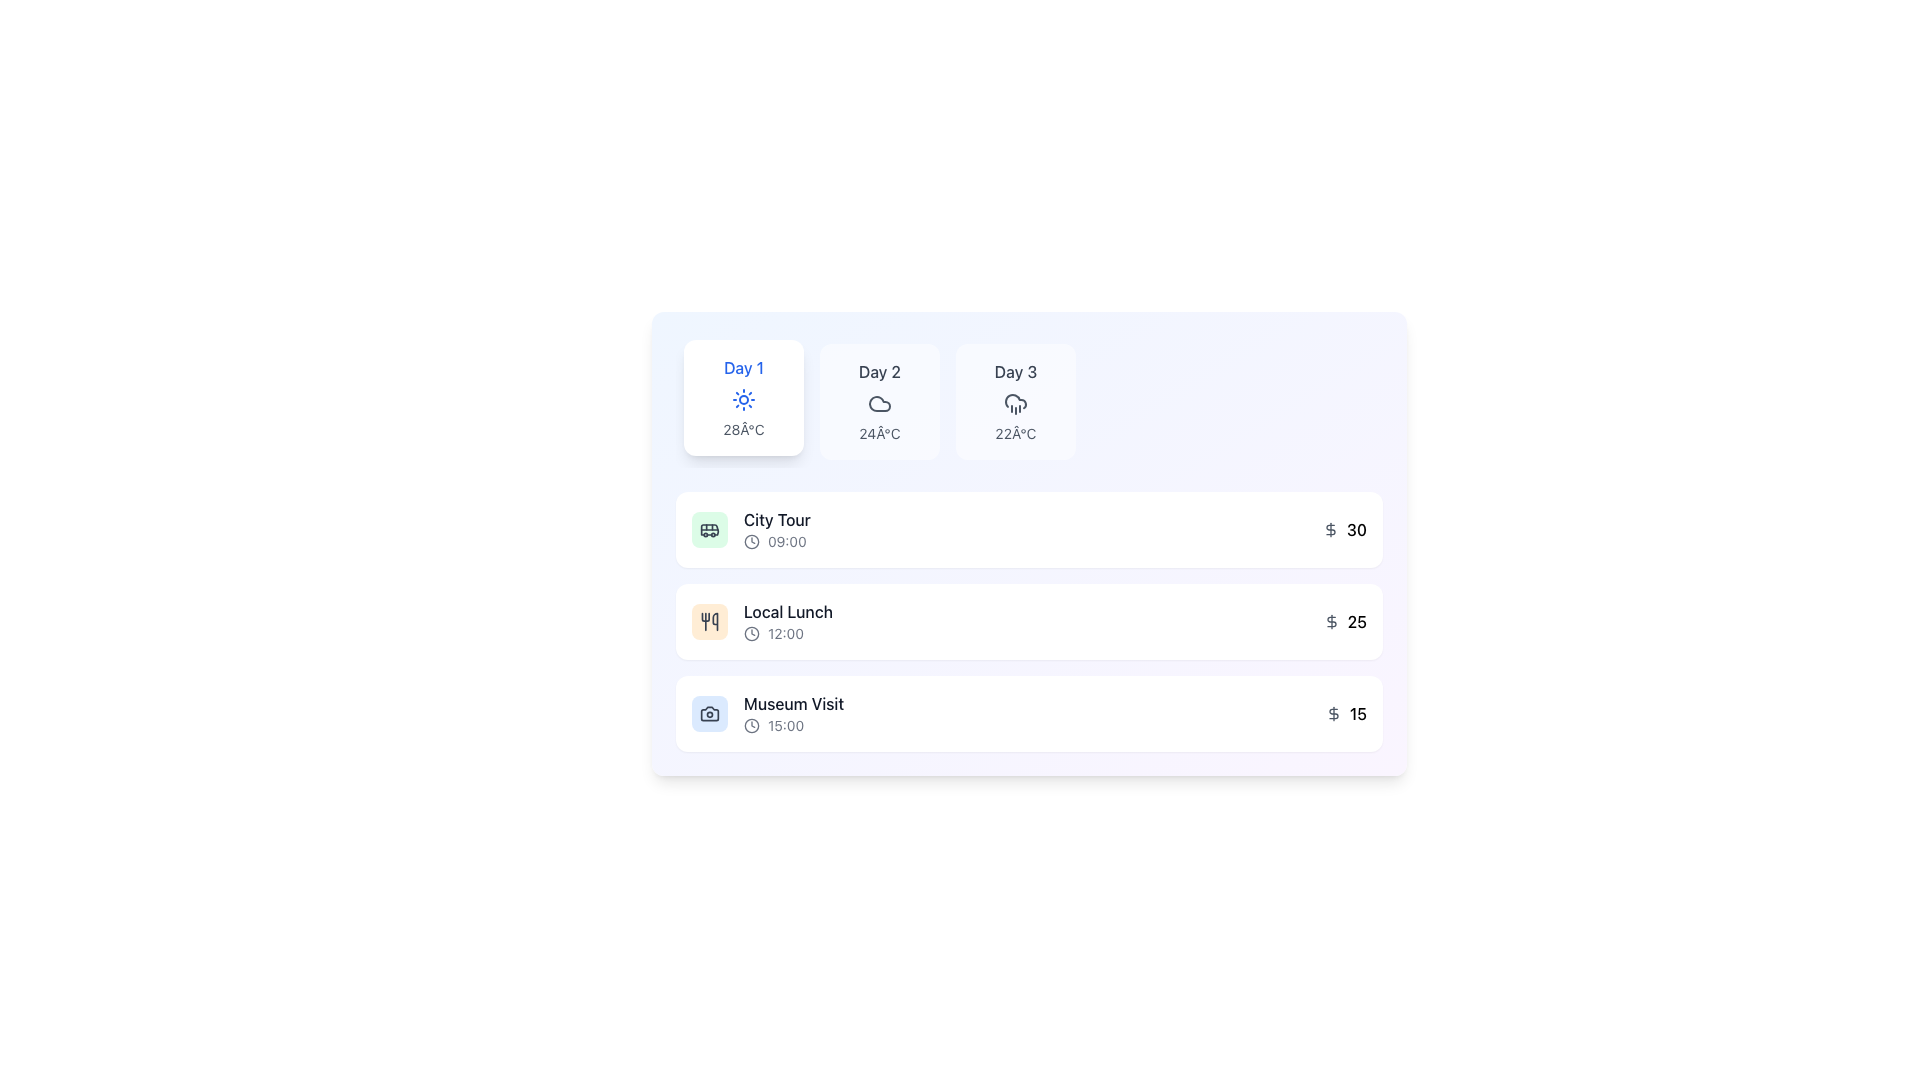 This screenshot has width=1920, height=1080. I want to click on the schedule entry list item that is positioned directly below the 'City Tour' item, so click(1029, 620).